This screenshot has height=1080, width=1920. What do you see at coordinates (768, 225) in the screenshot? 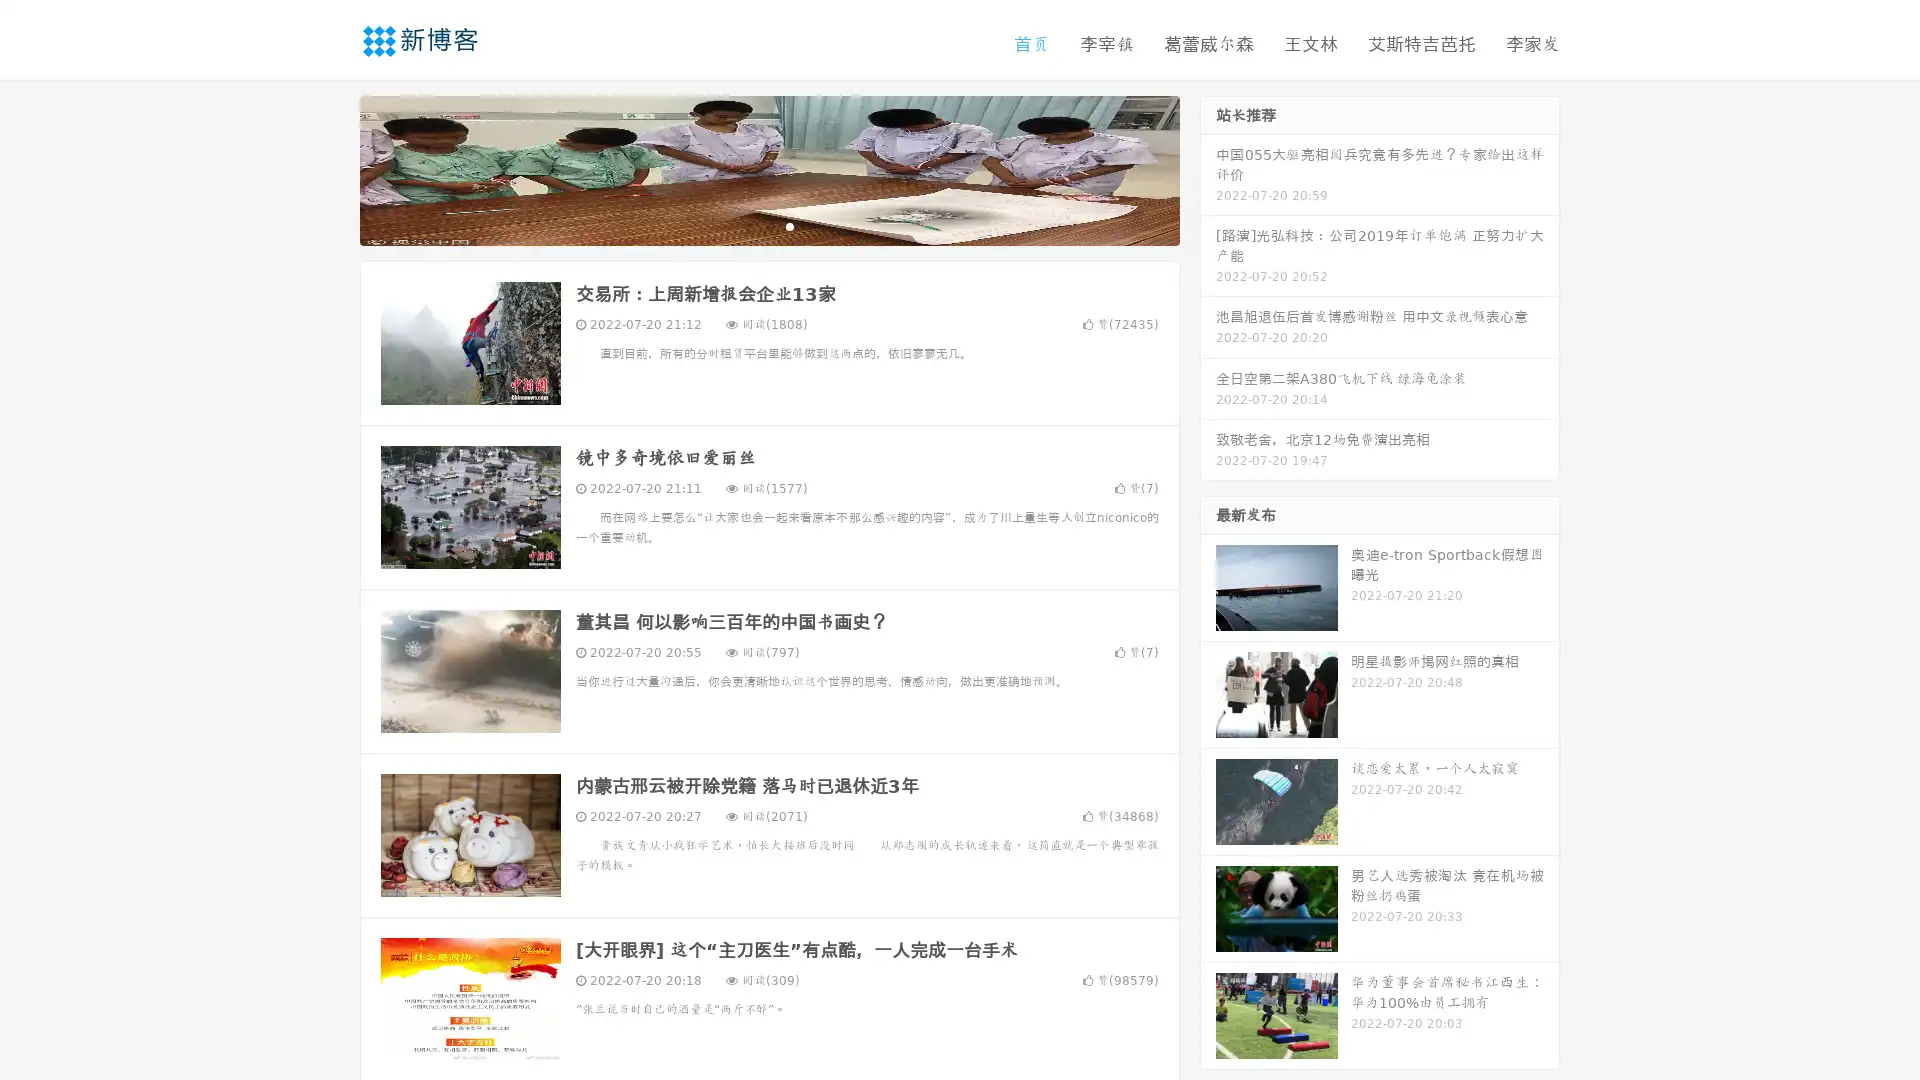
I see `Go to slide 2` at bounding box center [768, 225].